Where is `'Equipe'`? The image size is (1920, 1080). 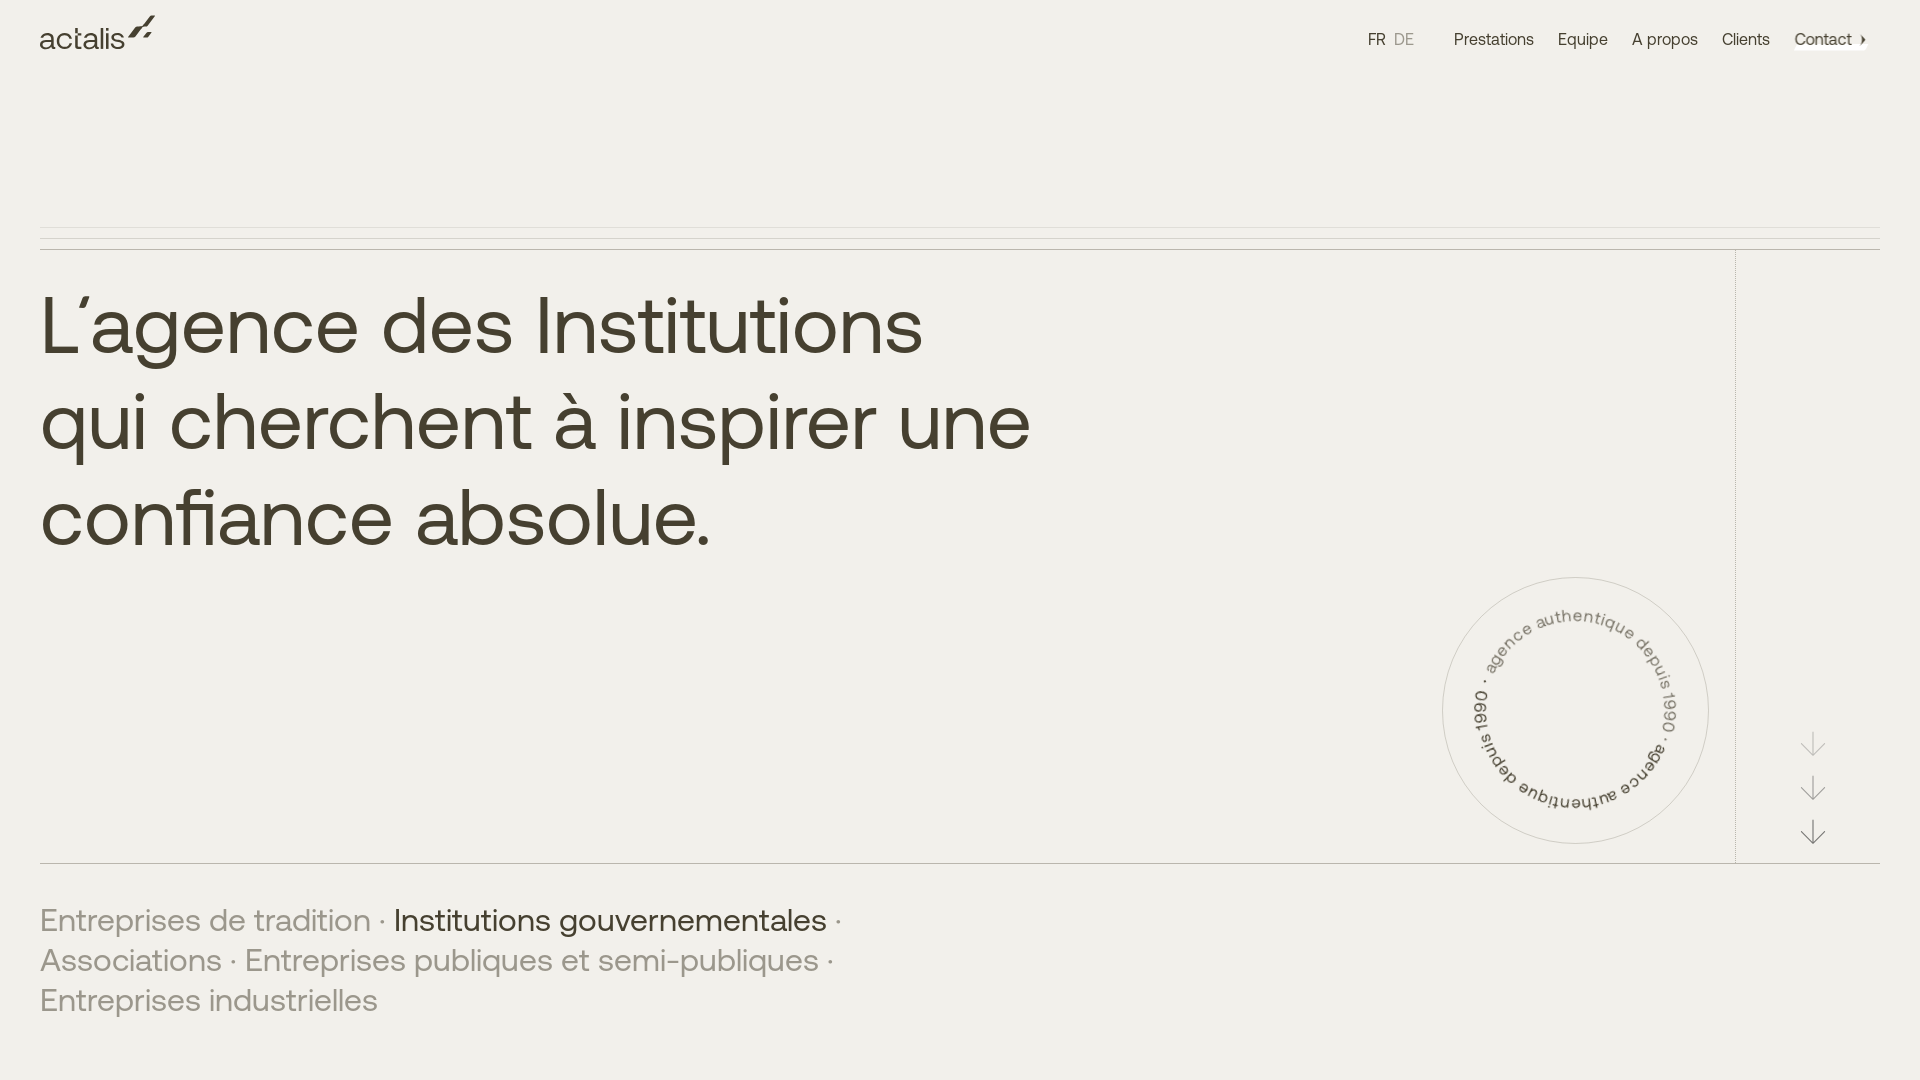 'Equipe' is located at coordinates (1582, 39).